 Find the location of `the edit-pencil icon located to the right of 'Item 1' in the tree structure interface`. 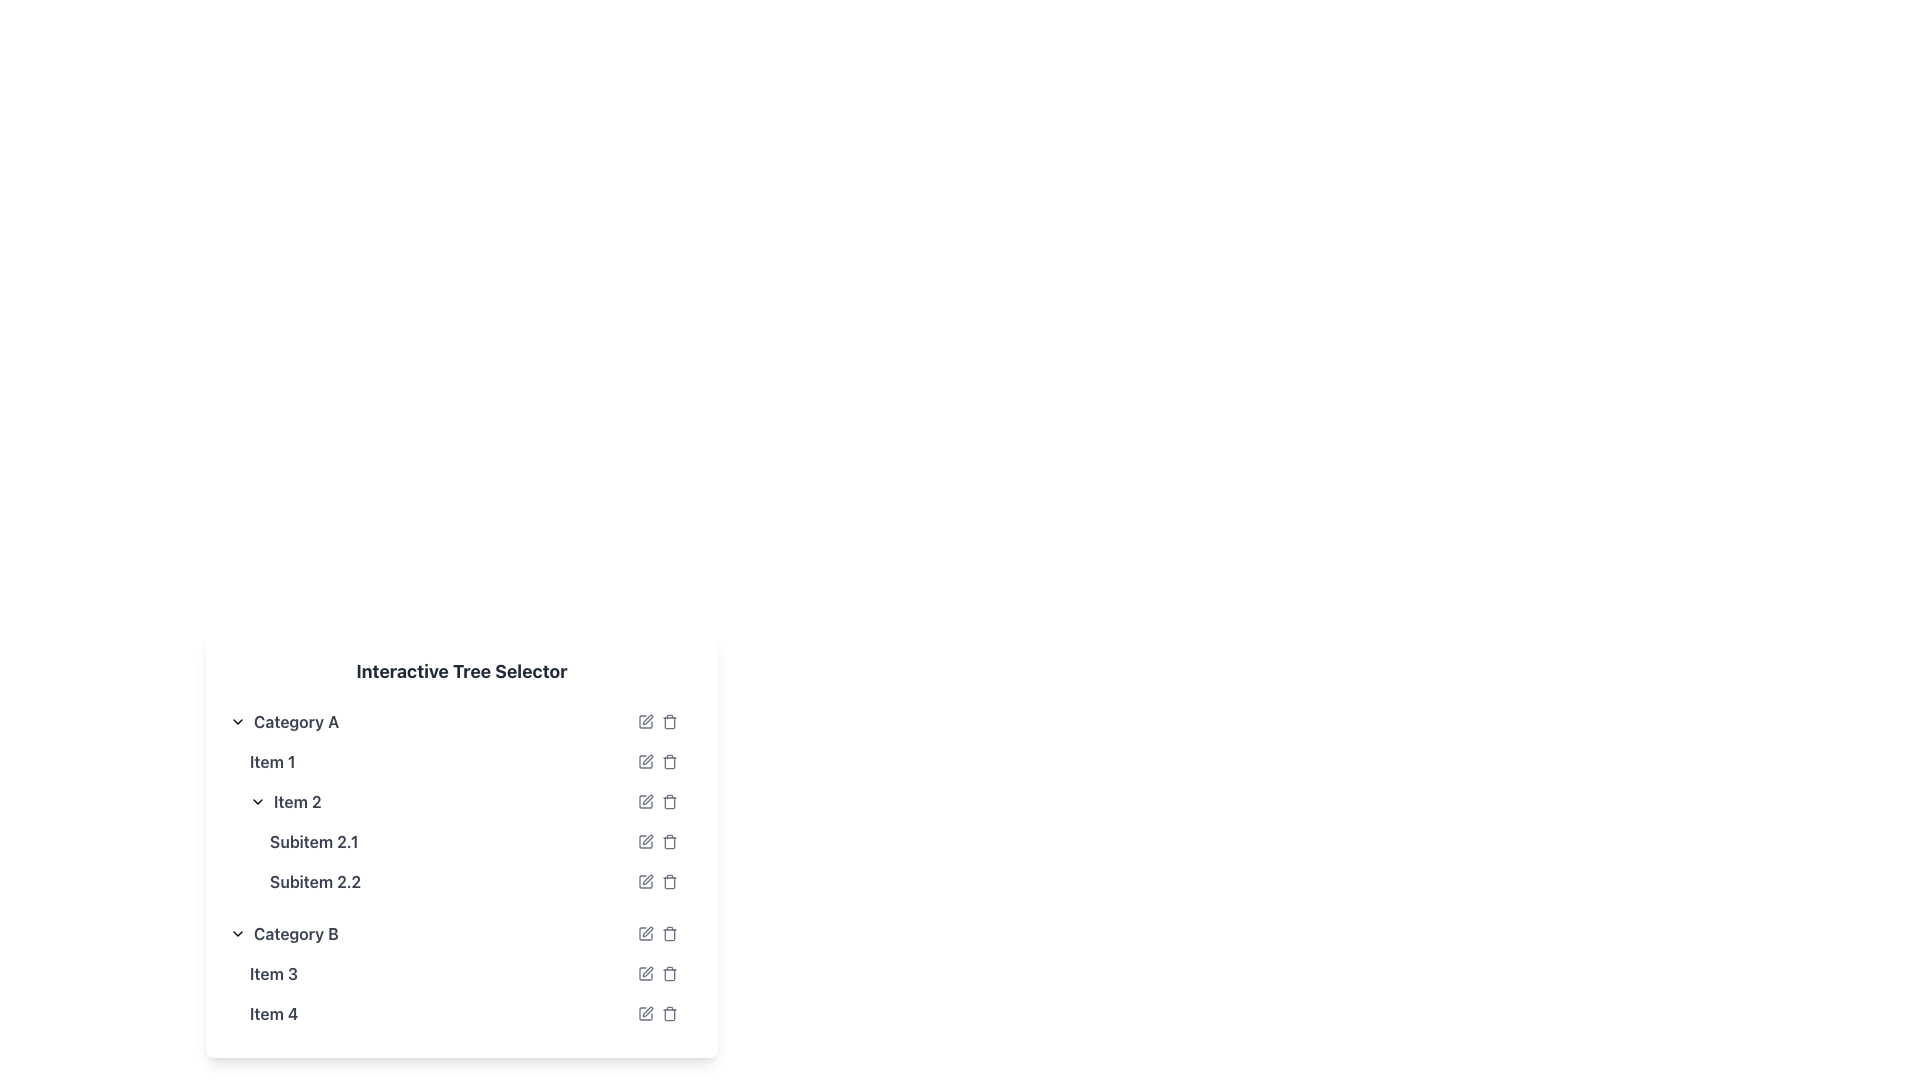

the edit-pencil icon located to the right of 'Item 1' in the tree structure interface is located at coordinates (648, 759).